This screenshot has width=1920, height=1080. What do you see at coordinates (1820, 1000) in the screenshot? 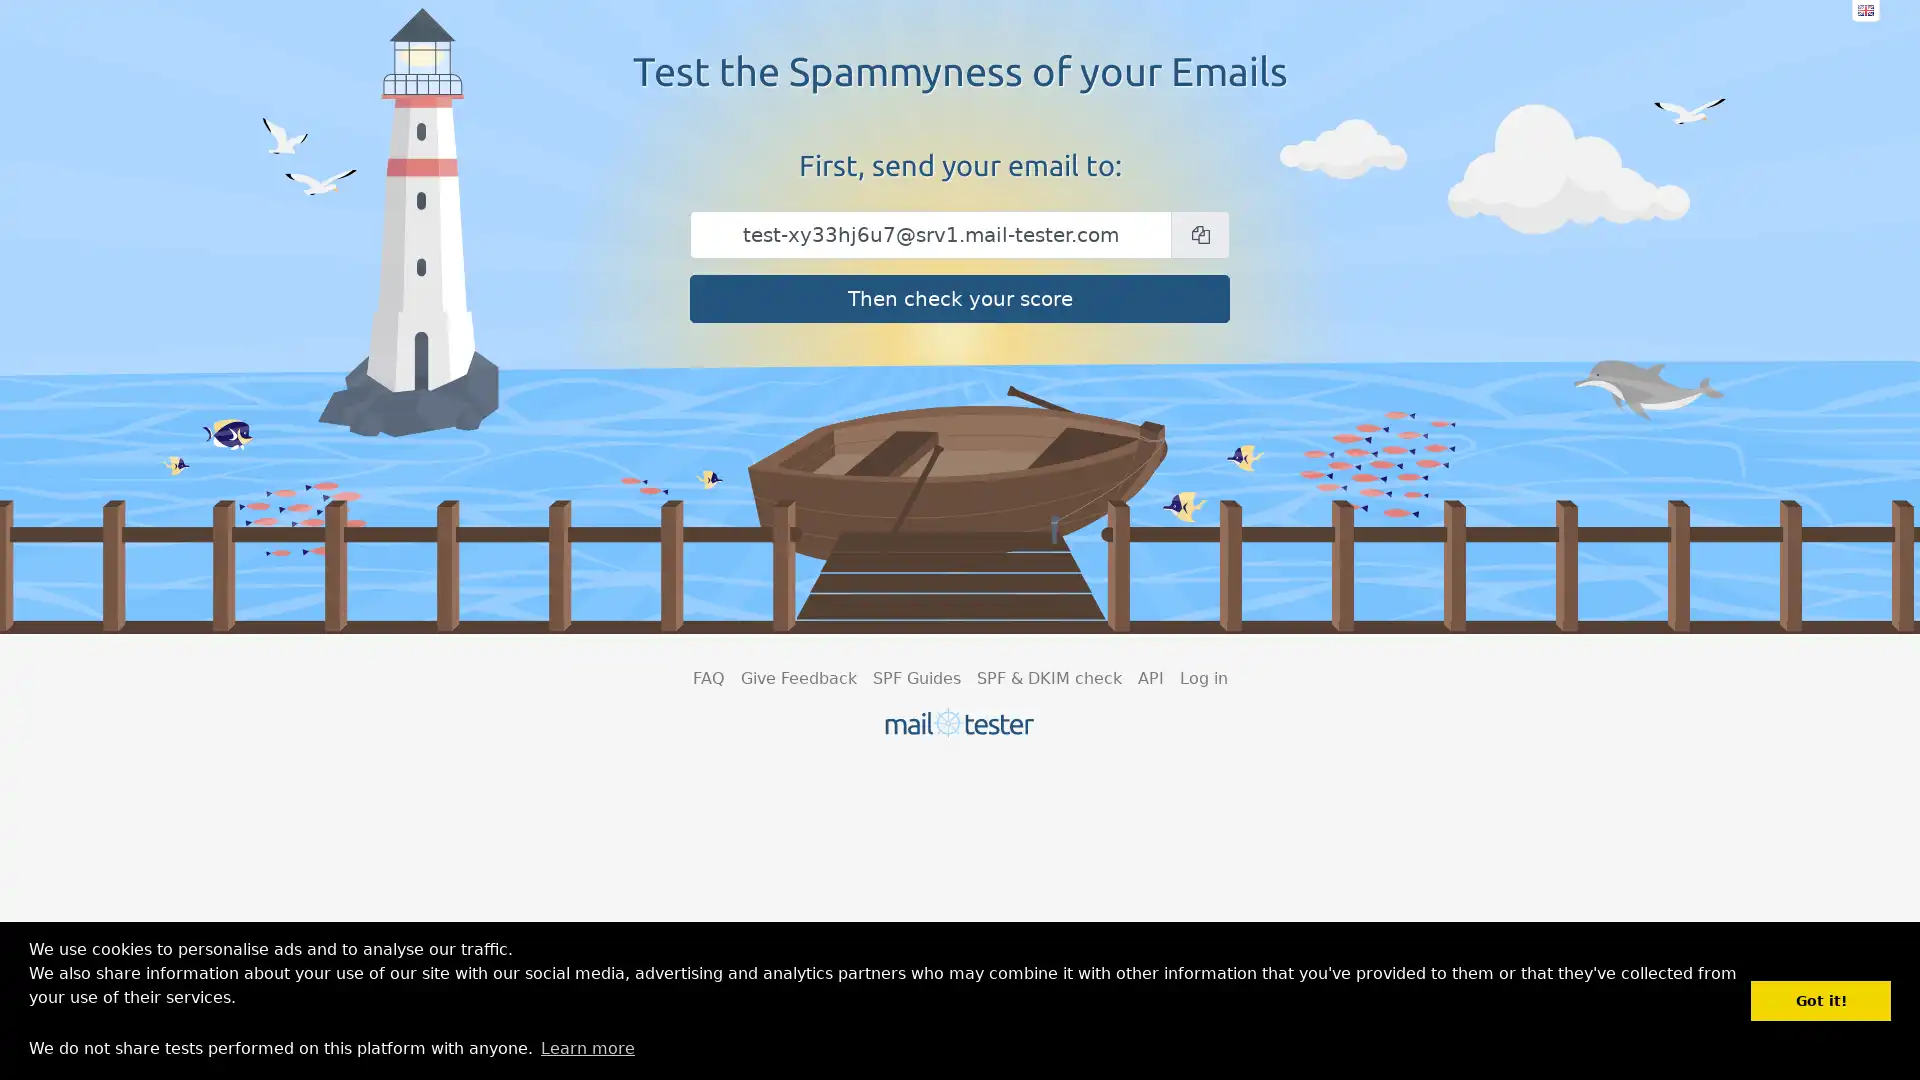
I see `dismiss cookie message` at bounding box center [1820, 1000].